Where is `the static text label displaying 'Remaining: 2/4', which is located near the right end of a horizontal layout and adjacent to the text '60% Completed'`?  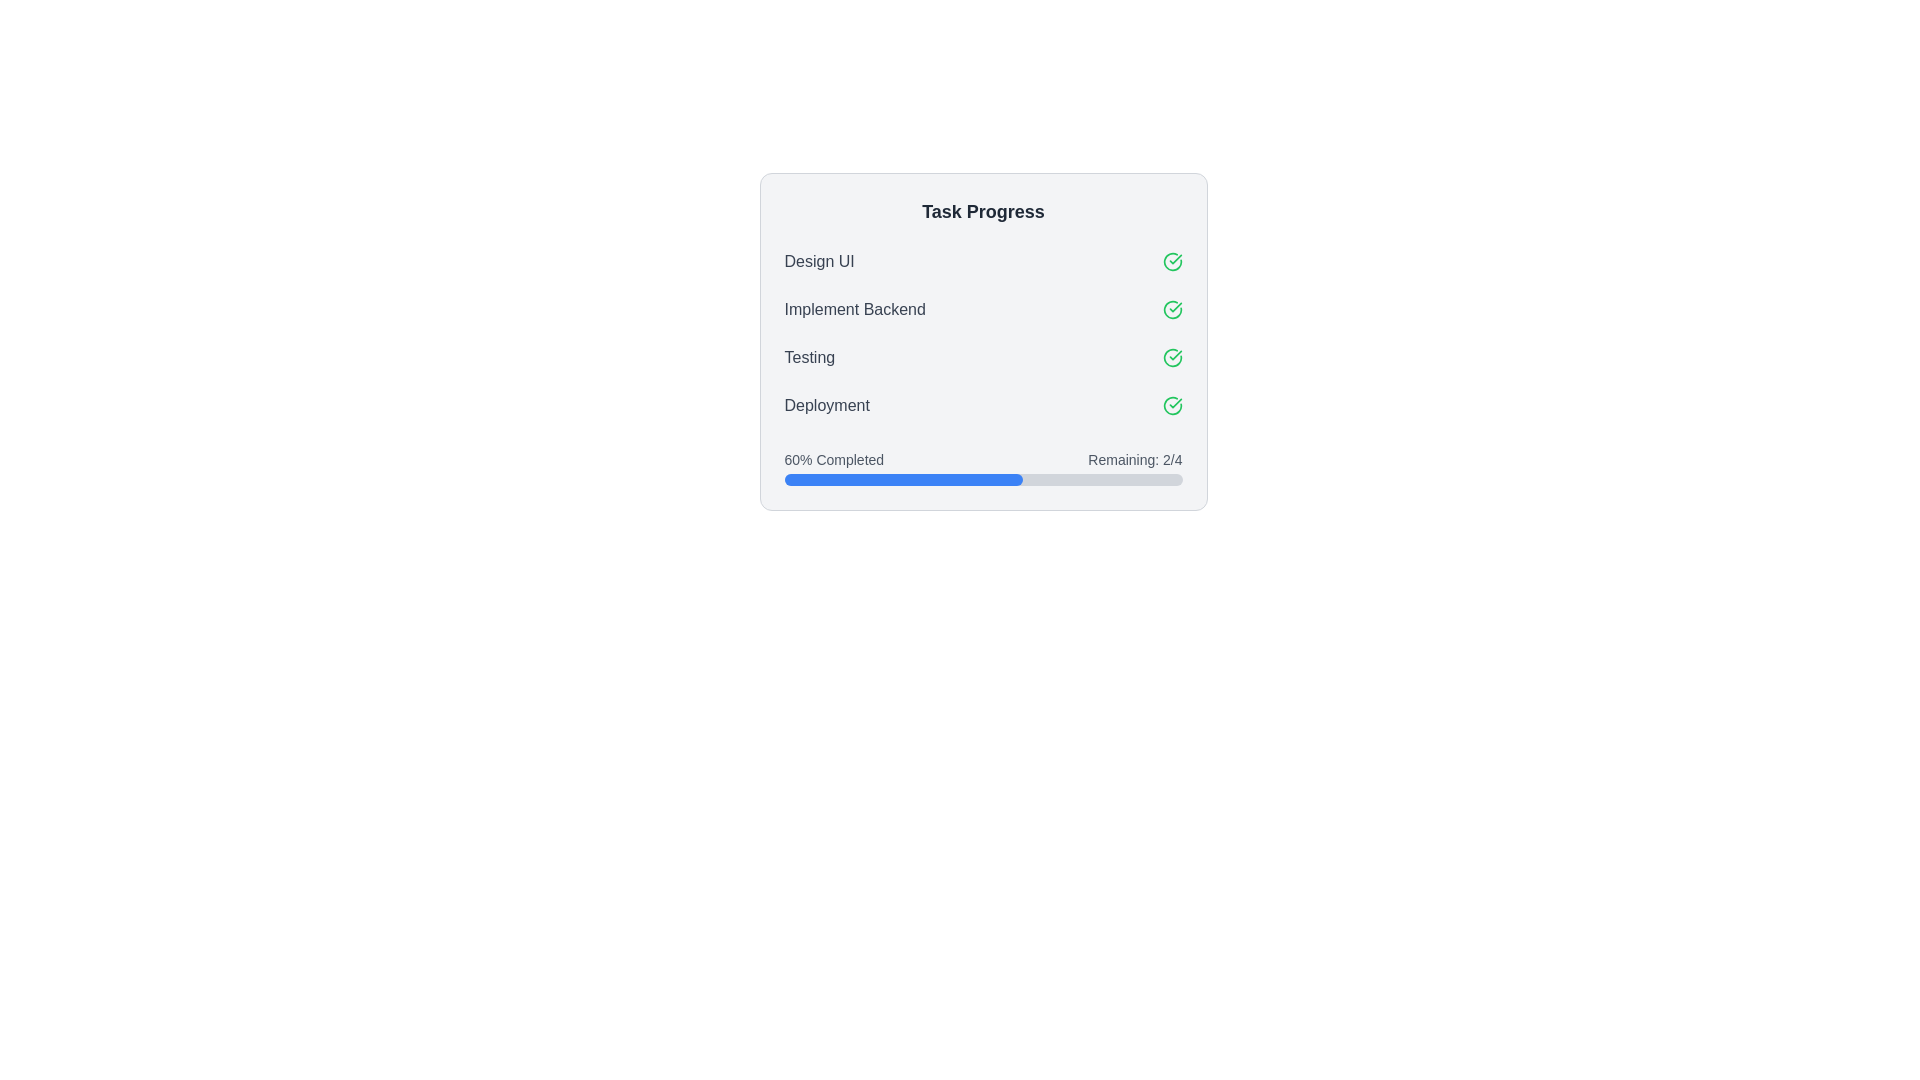
the static text label displaying 'Remaining: 2/4', which is located near the right end of a horizontal layout and adjacent to the text '60% Completed' is located at coordinates (1135, 459).